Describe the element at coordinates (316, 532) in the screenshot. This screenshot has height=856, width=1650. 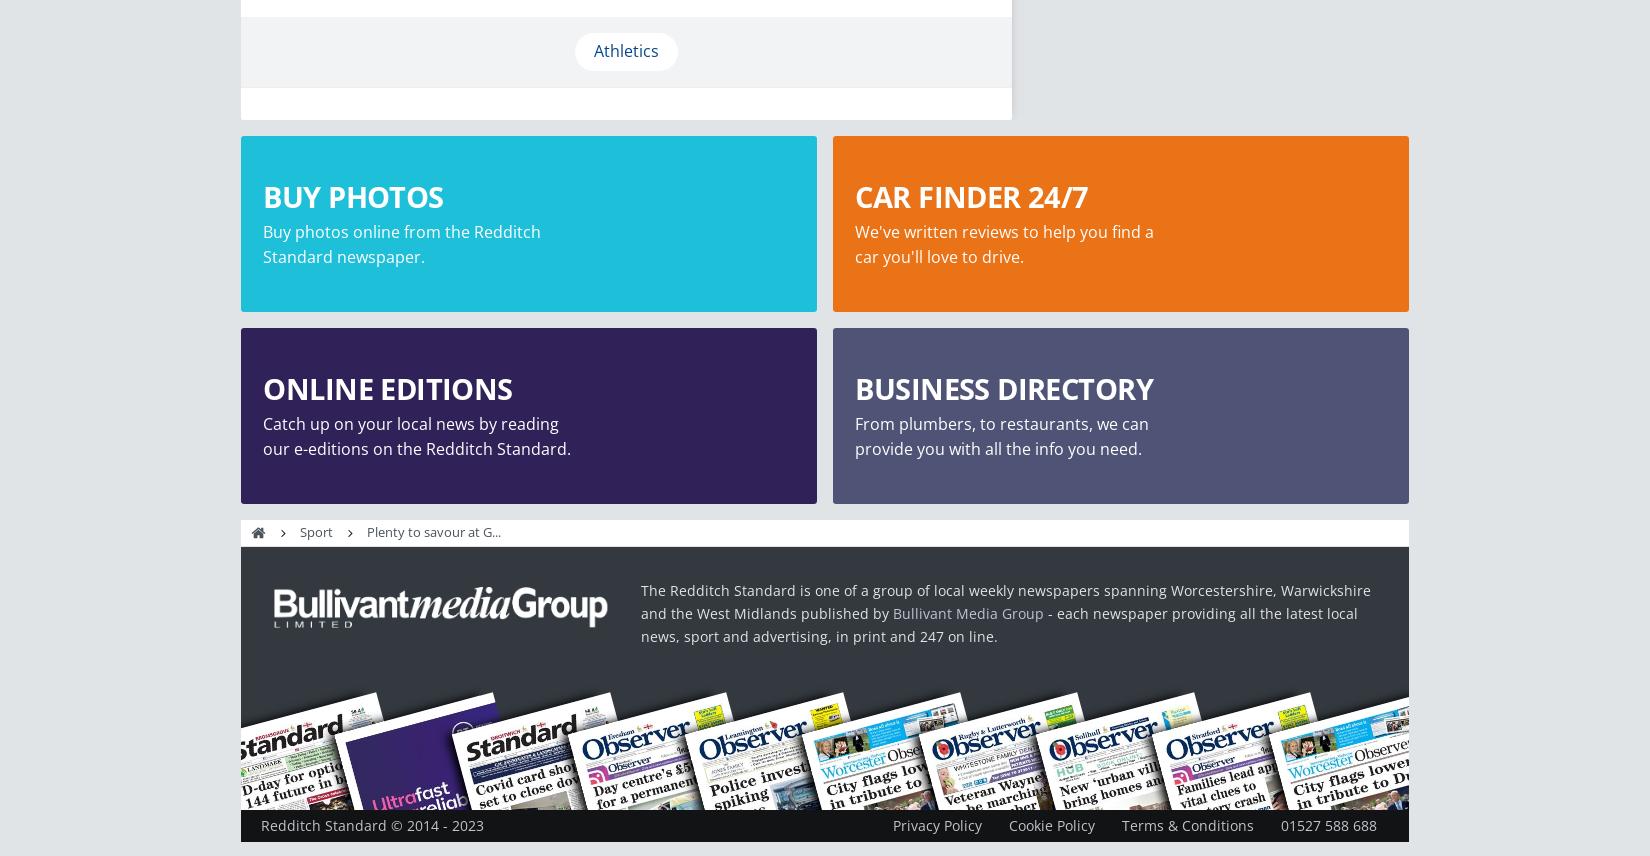
I see `'Sport'` at that location.